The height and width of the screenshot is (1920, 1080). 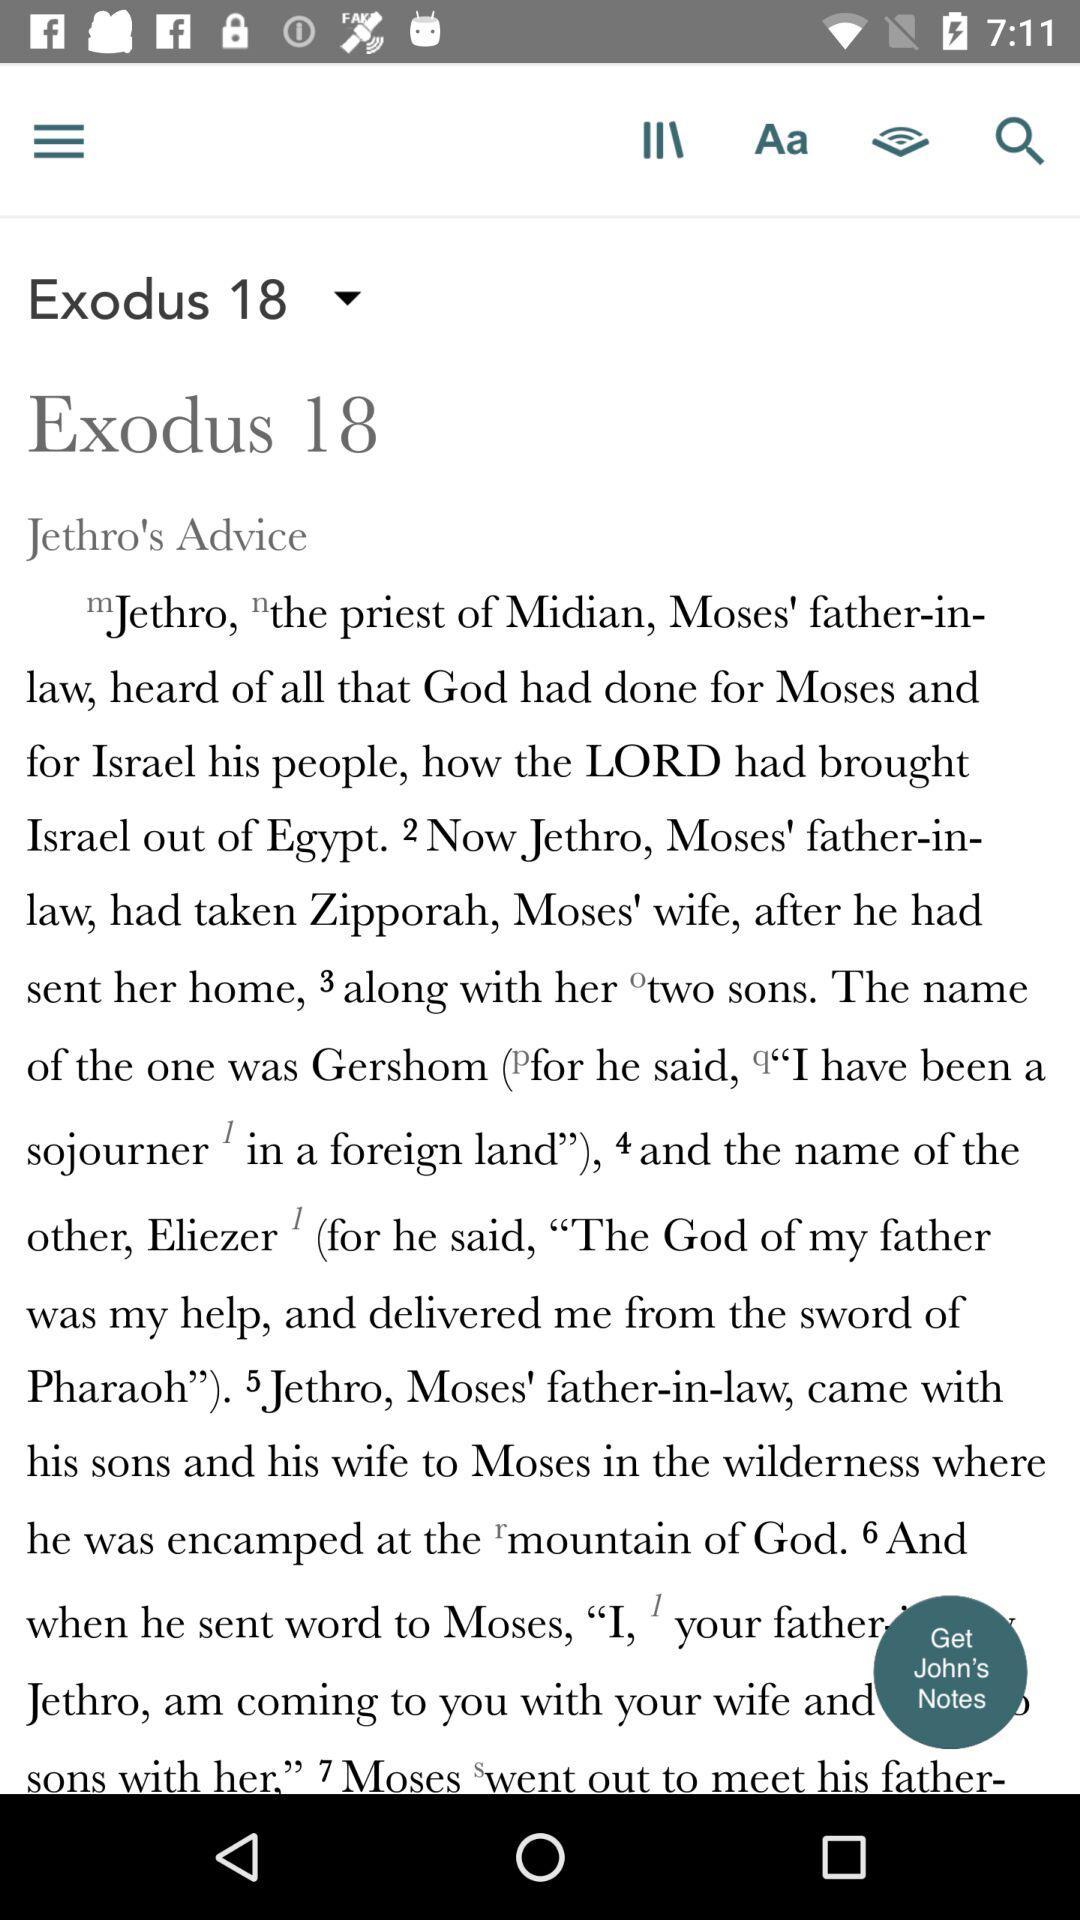 I want to click on new search, so click(x=1020, y=139).